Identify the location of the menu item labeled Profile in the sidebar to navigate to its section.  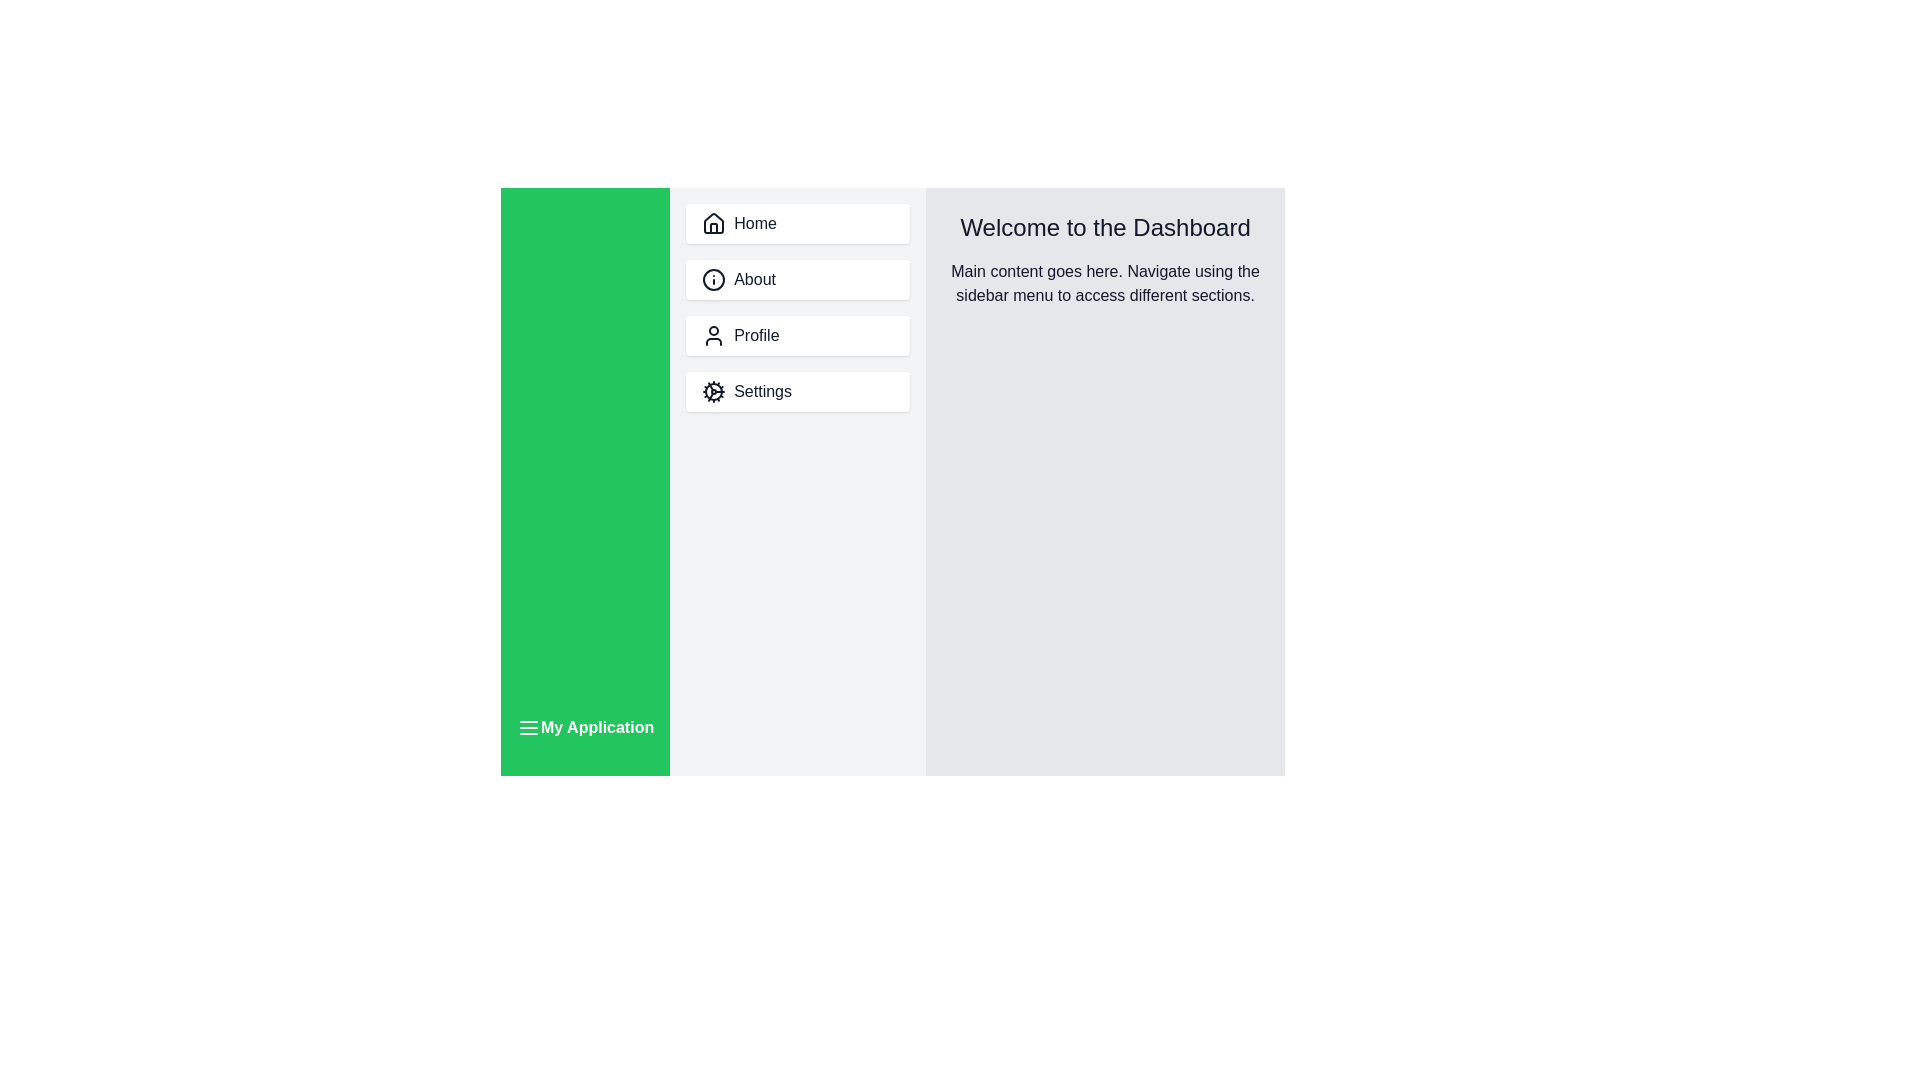
(796, 334).